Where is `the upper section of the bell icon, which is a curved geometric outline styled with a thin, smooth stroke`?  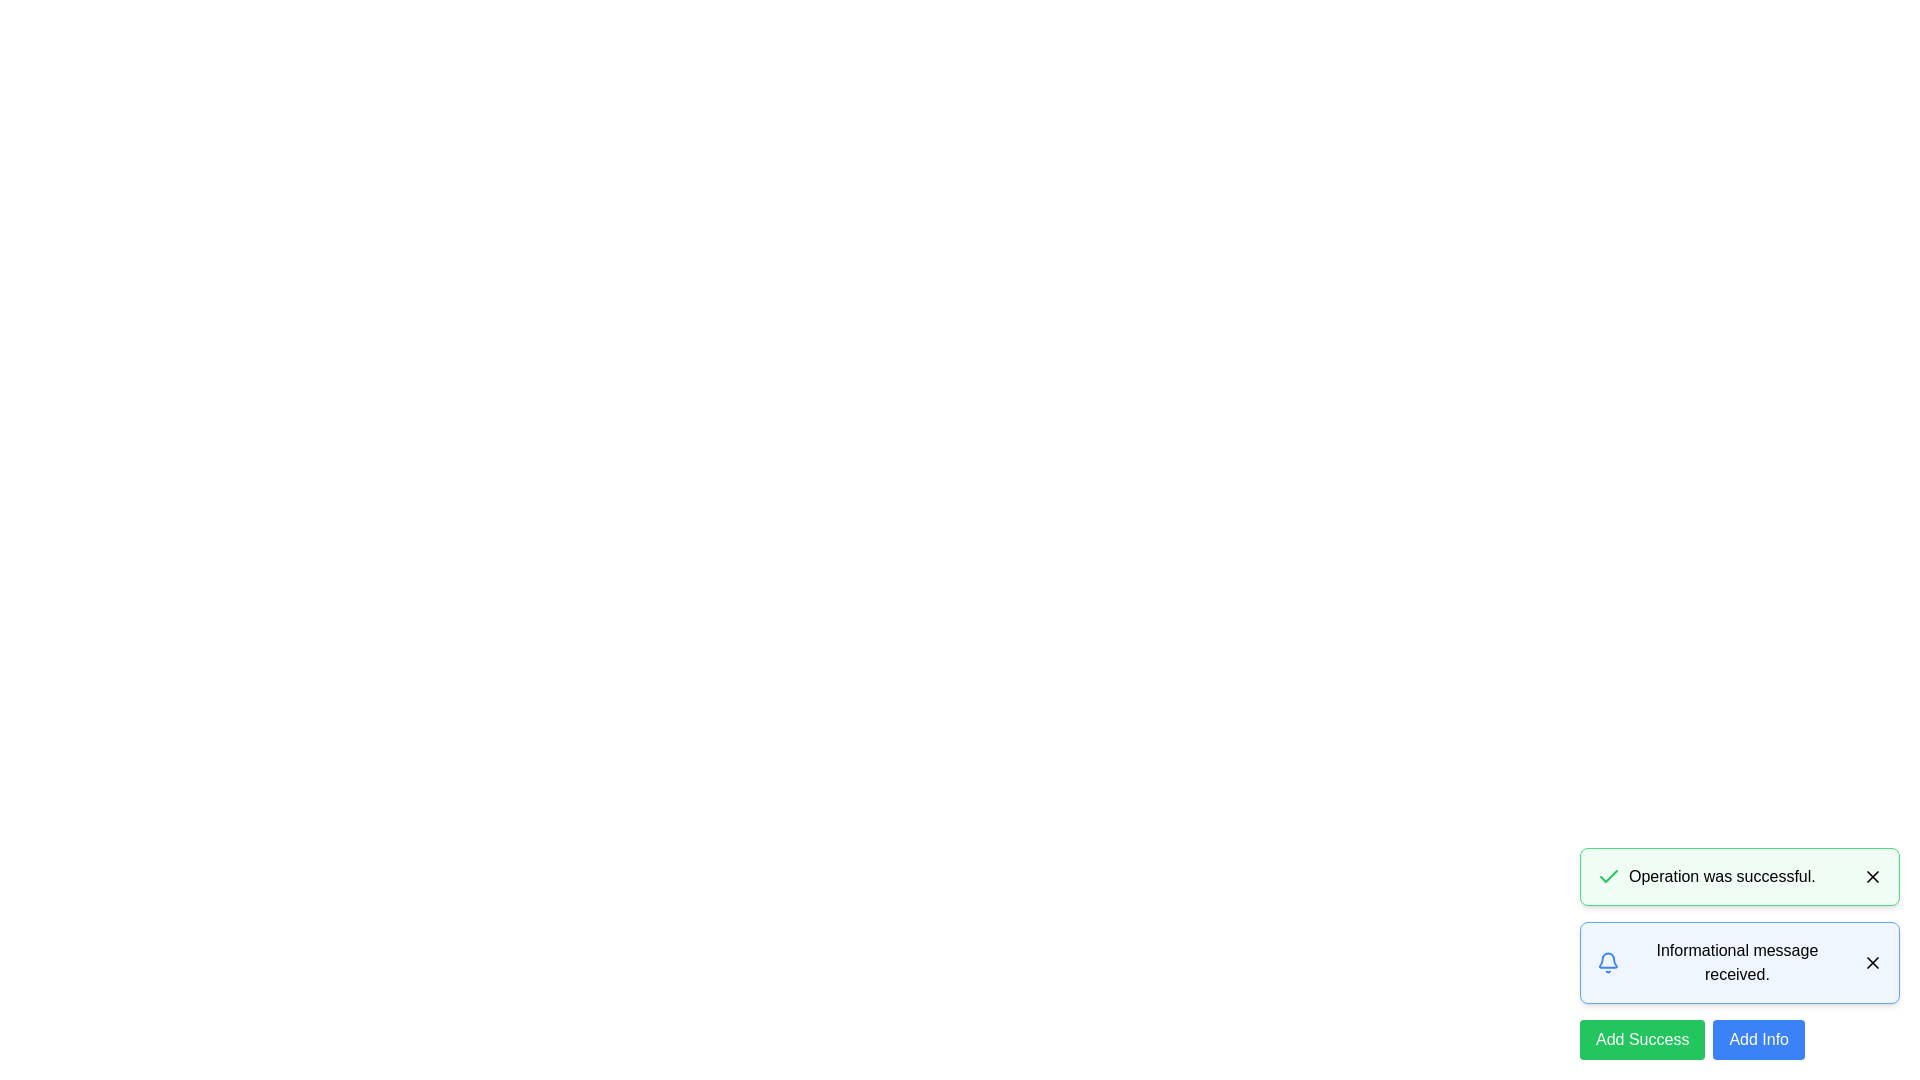
the upper section of the bell icon, which is a curved geometric outline styled with a thin, smooth stroke is located at coordinates (1608, 959).